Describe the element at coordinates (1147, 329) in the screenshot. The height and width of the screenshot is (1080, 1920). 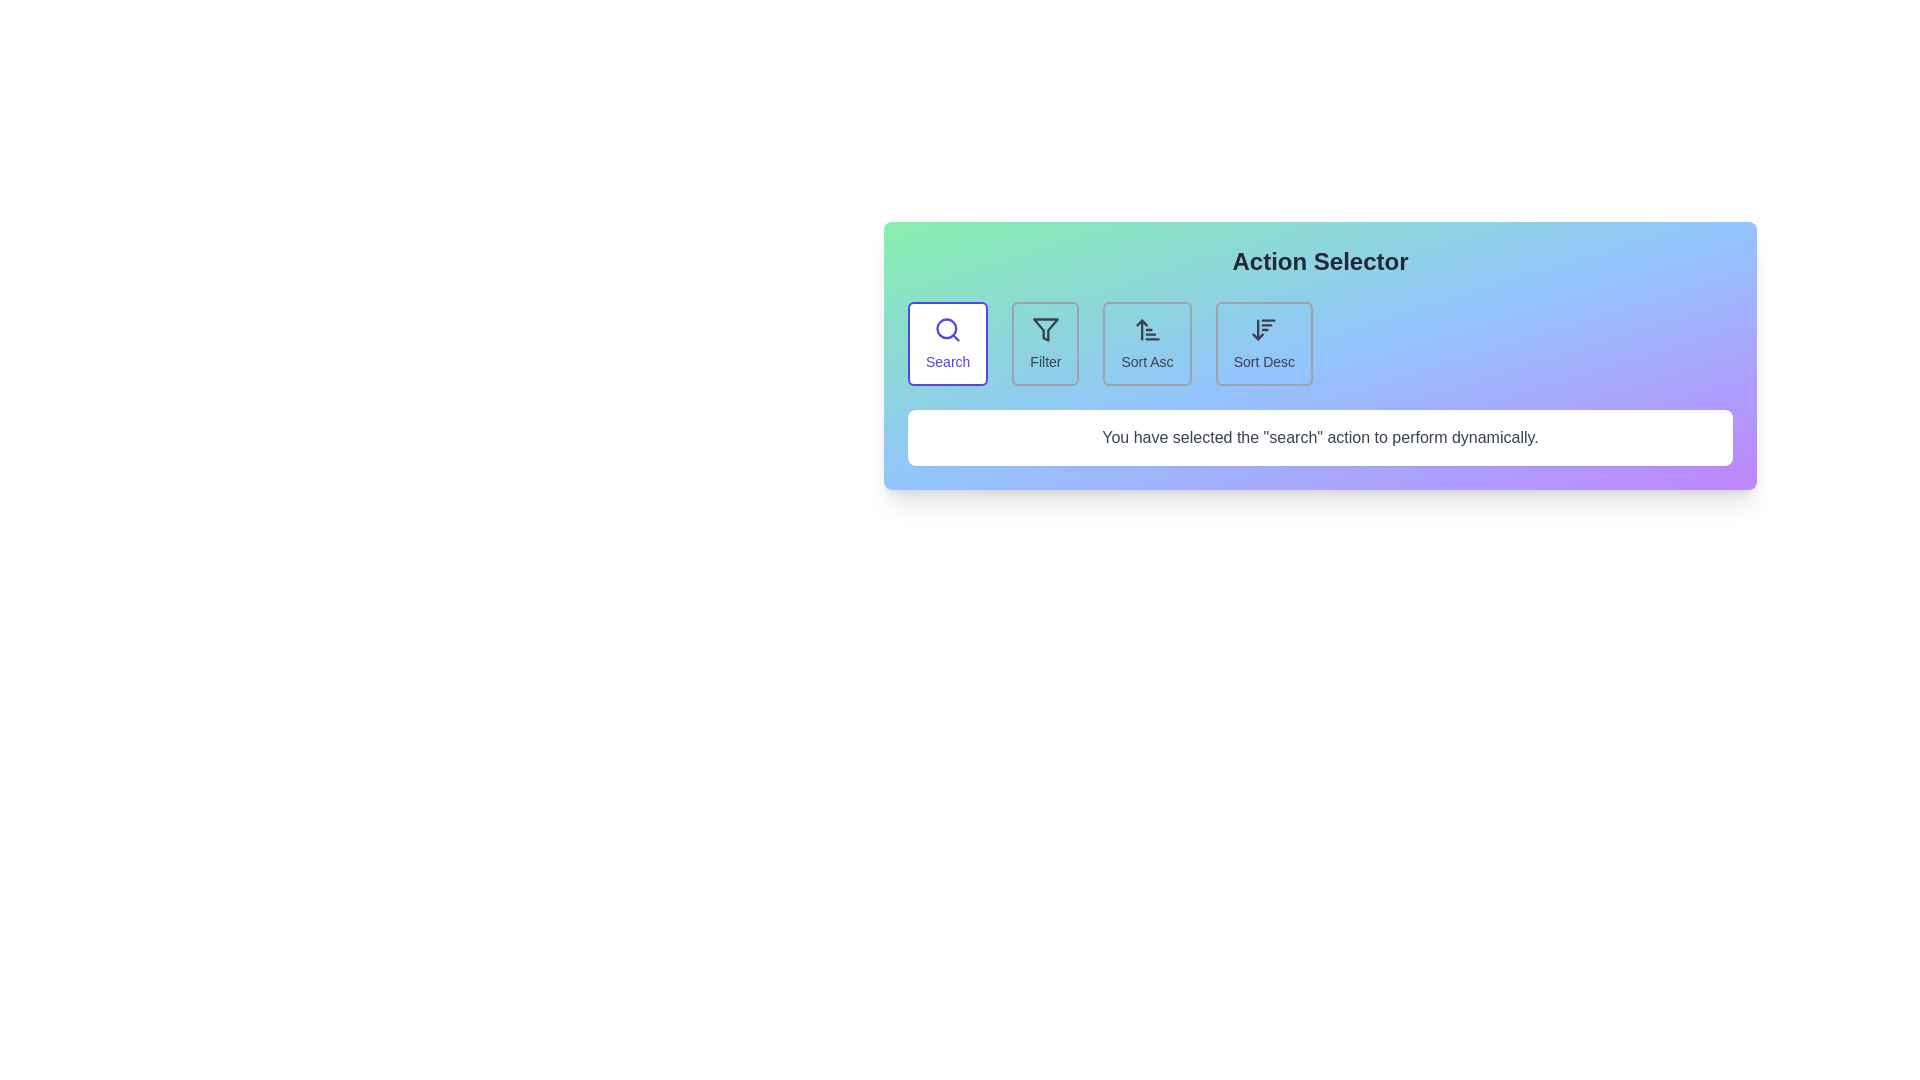
I see `the upward-pointing arrow icon within the 'Sort Asc' button, which is the third button in a row of four inside the 'Action Selector' panel` at that location.